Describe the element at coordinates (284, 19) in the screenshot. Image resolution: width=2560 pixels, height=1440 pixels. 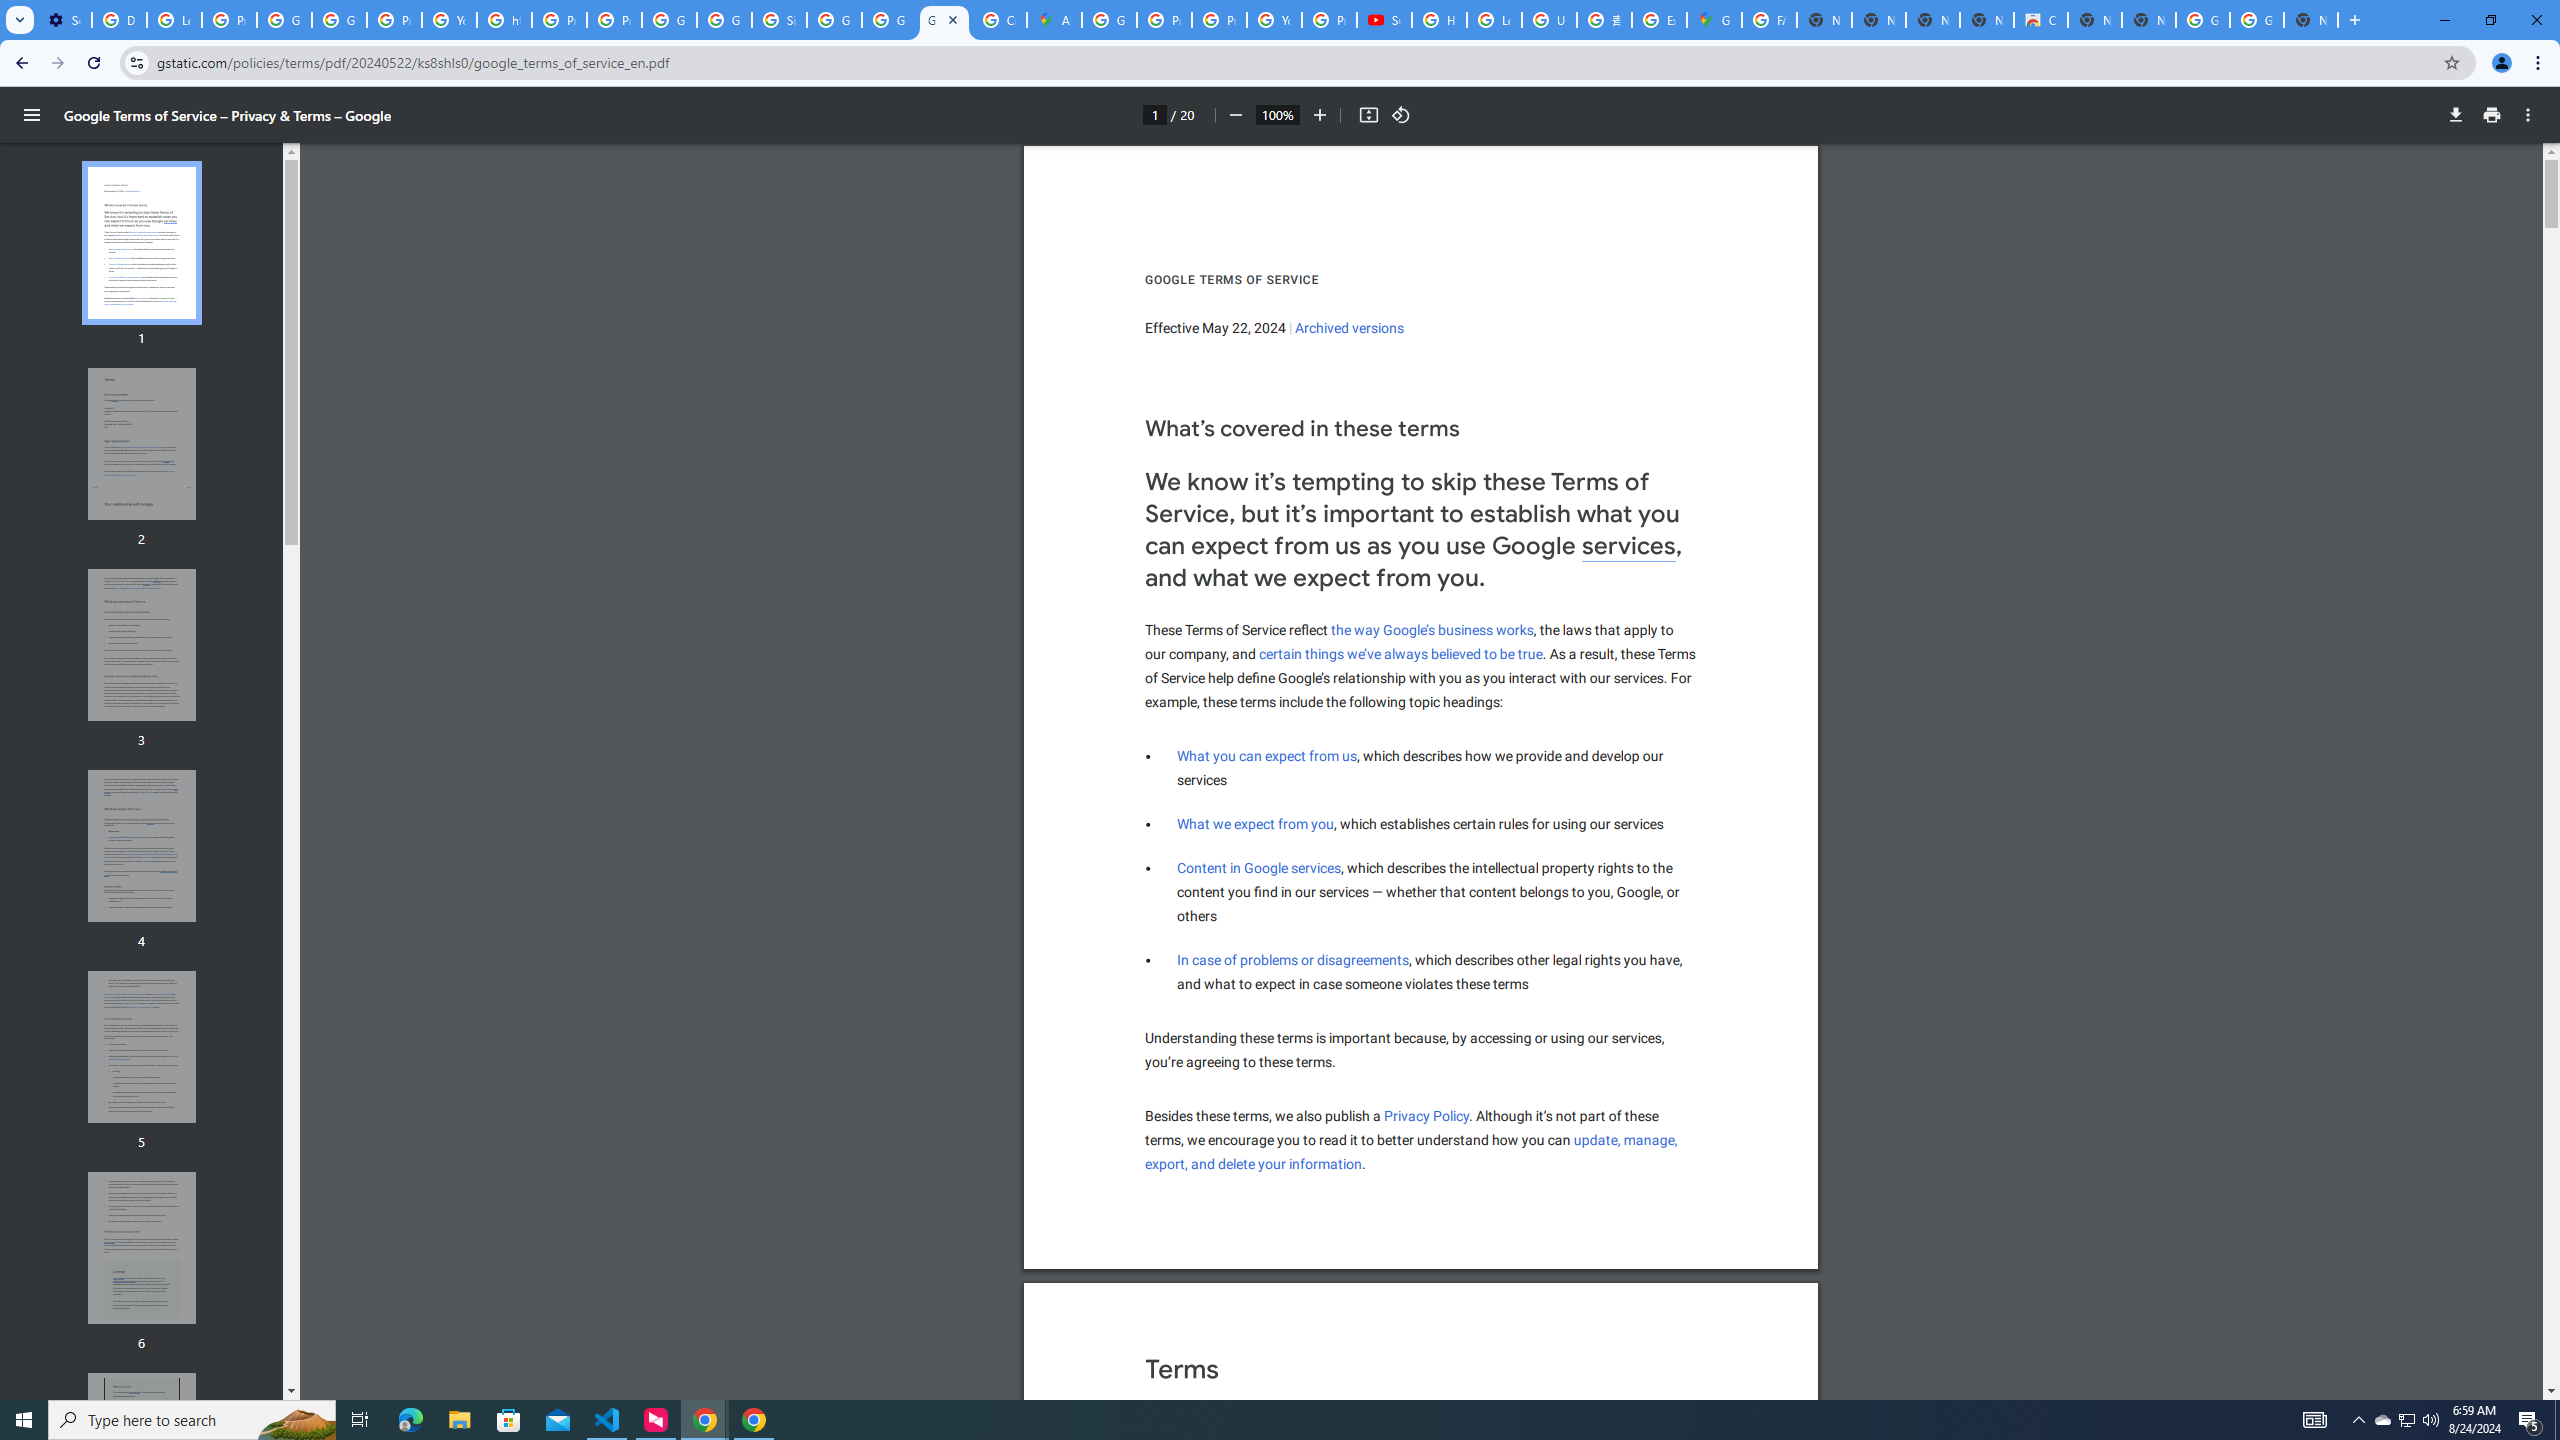
I see `'Google Account Help'` at that location.